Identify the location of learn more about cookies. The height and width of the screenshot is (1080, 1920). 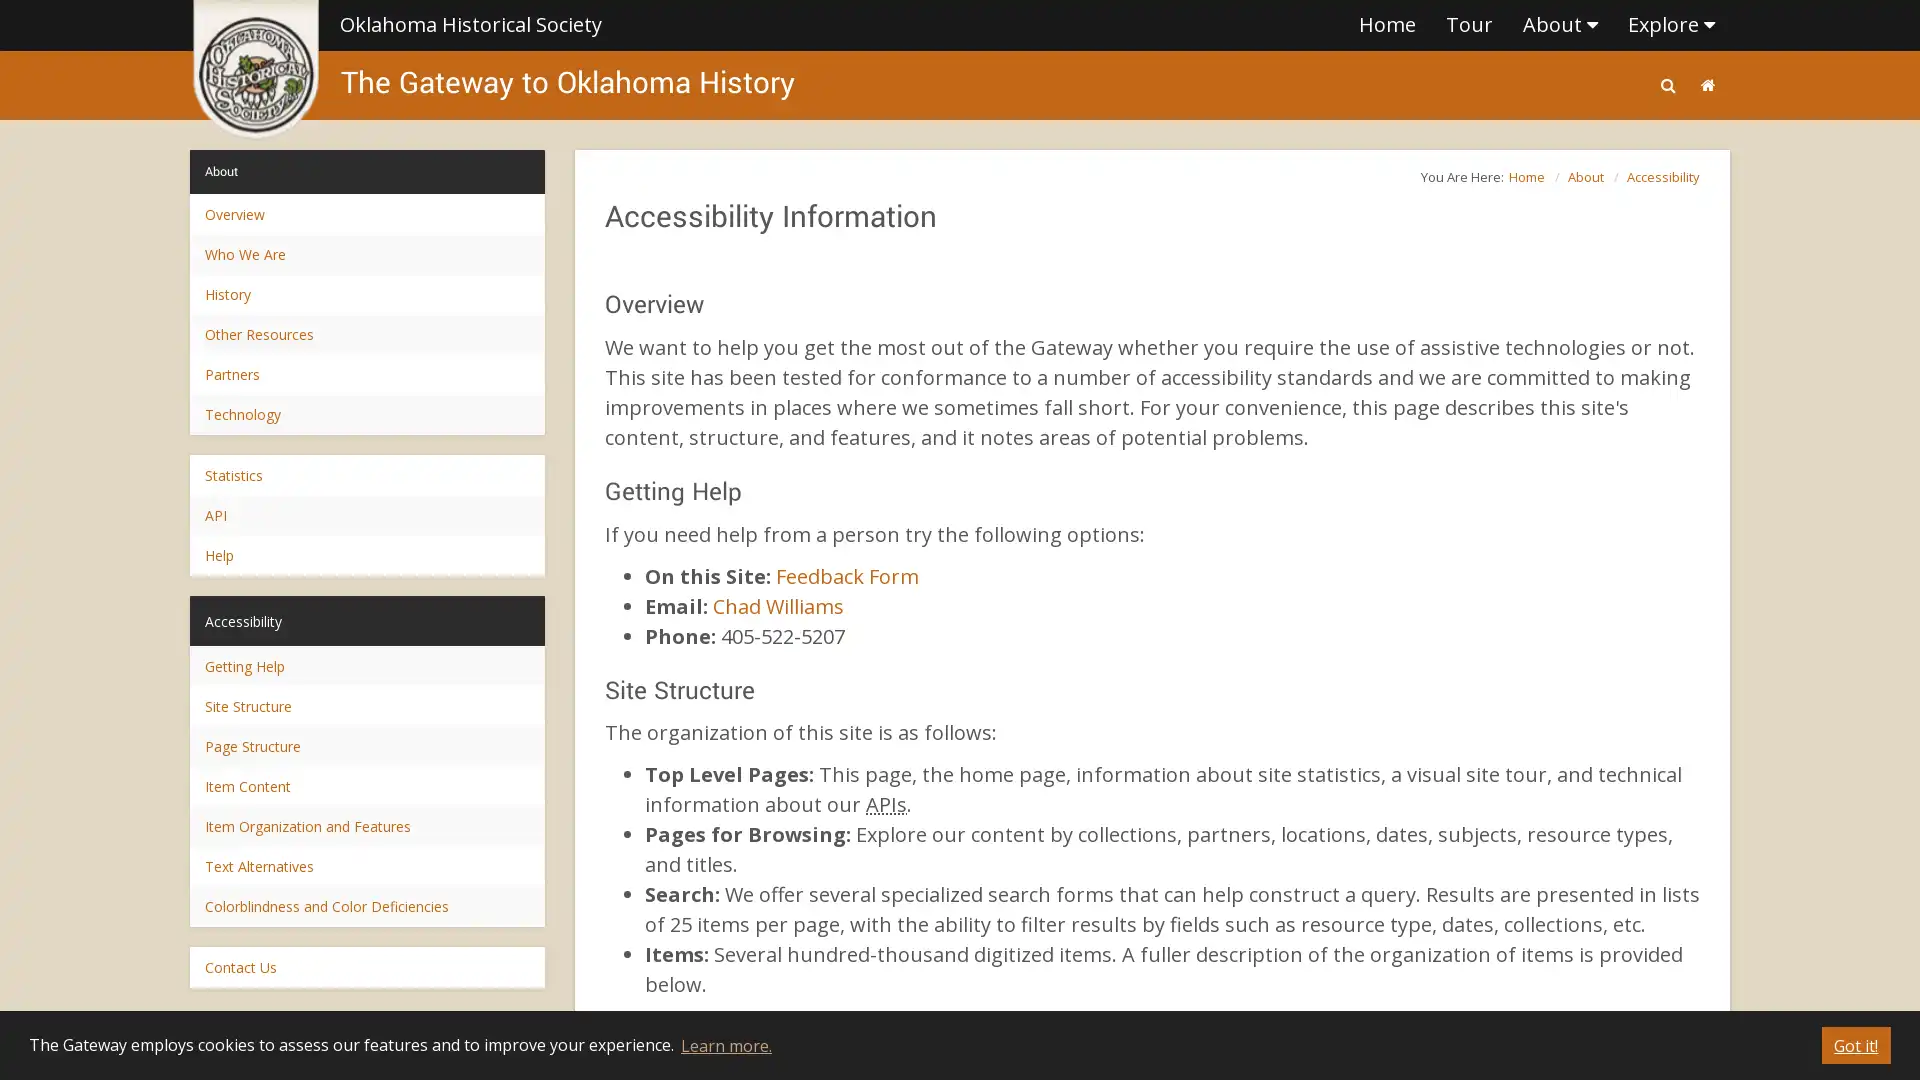
(724, 1044).